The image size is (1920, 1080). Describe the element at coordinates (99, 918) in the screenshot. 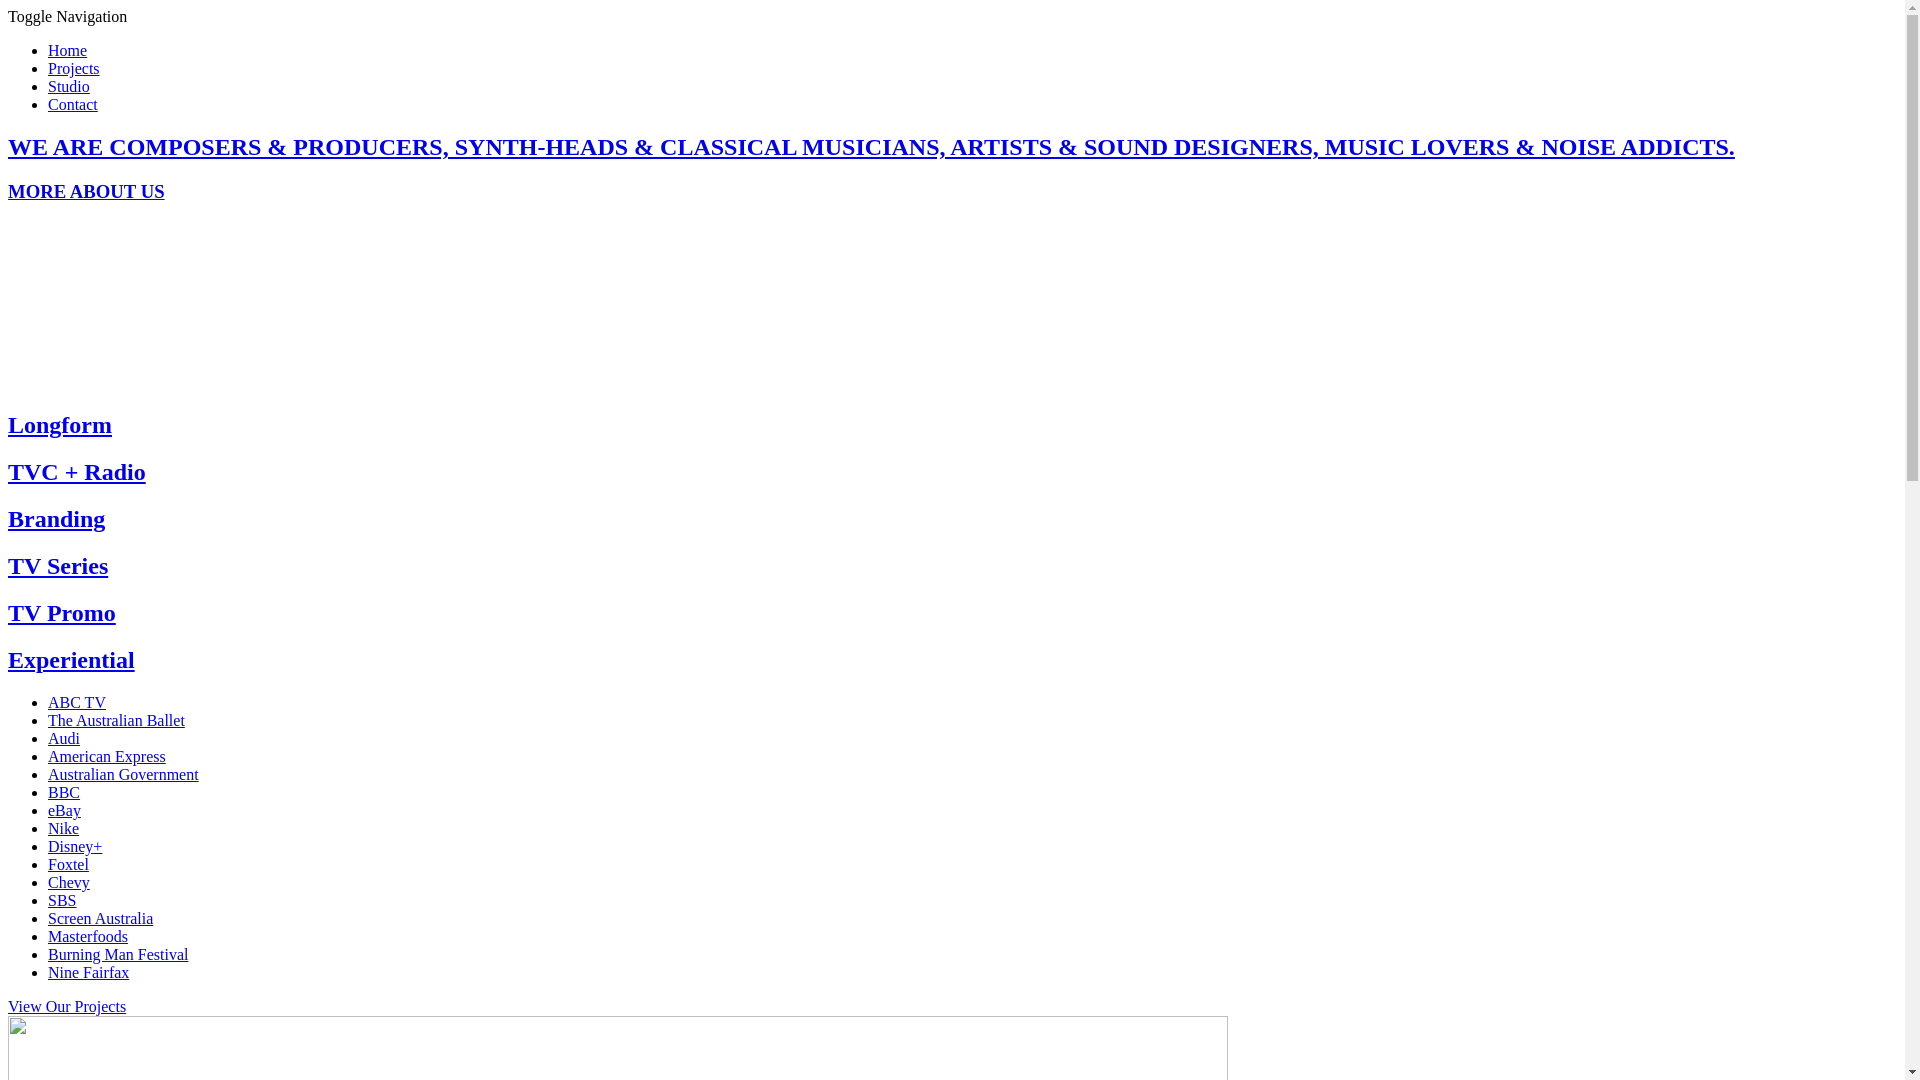

I see `'Screen Australia'` at that location.